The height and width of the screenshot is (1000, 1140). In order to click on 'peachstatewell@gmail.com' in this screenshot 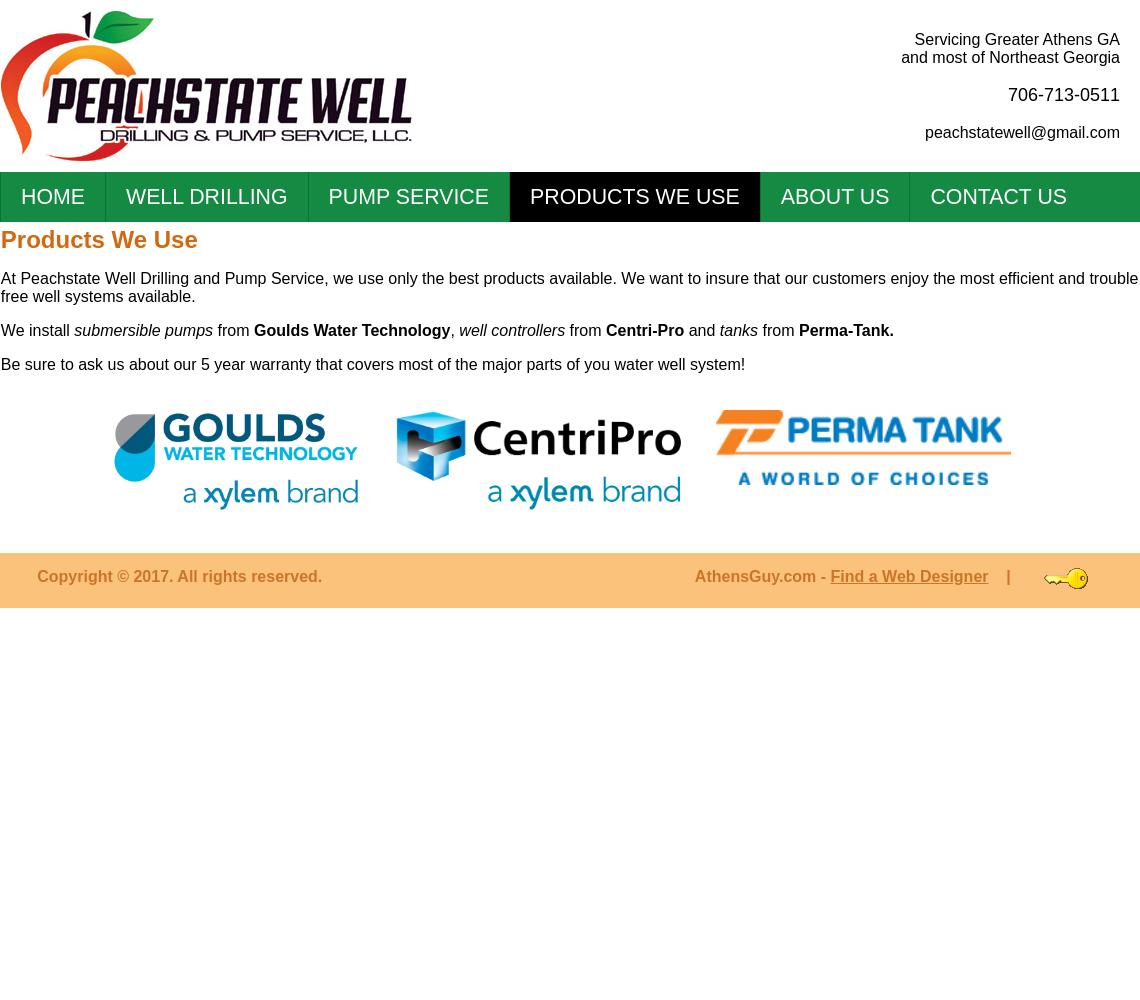, I will do `click(1022, 131)`.